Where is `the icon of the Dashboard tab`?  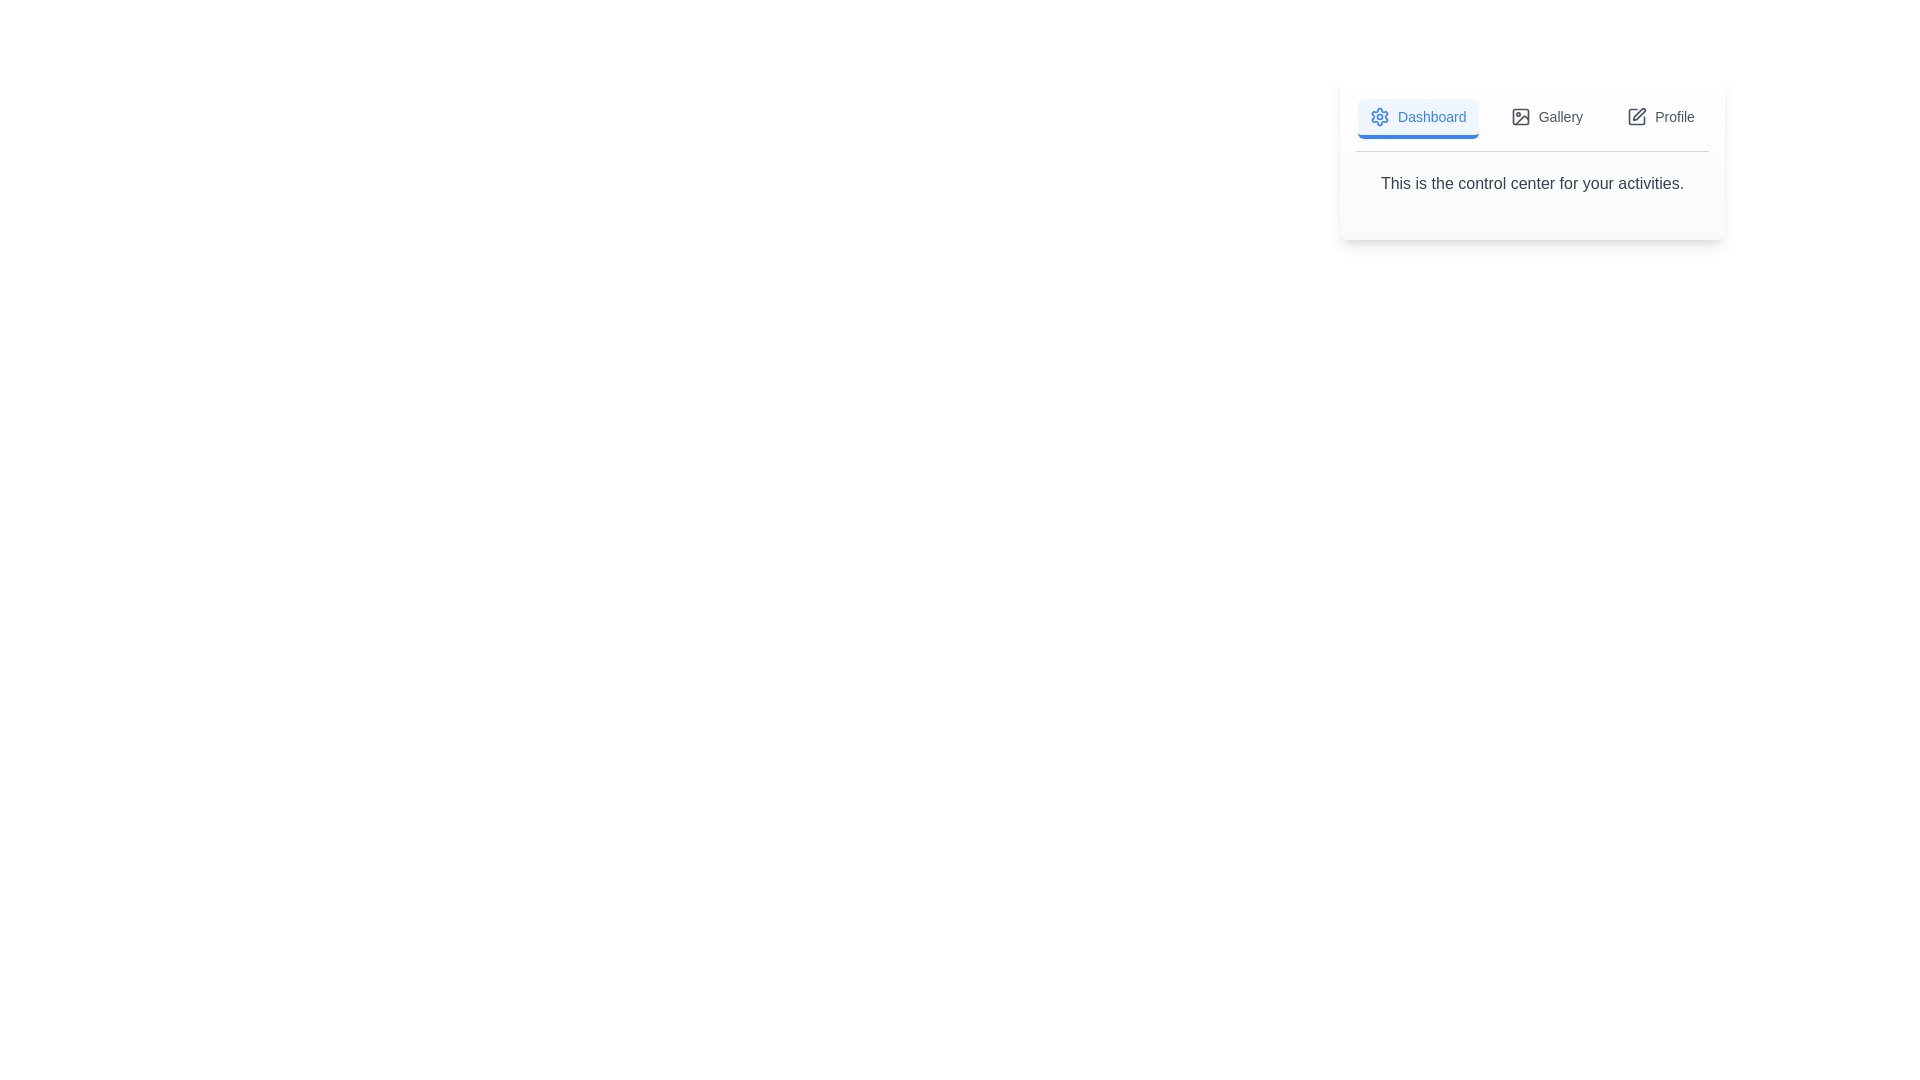 the icon of the Dashboard tab is located at coordinates (1379, 116).